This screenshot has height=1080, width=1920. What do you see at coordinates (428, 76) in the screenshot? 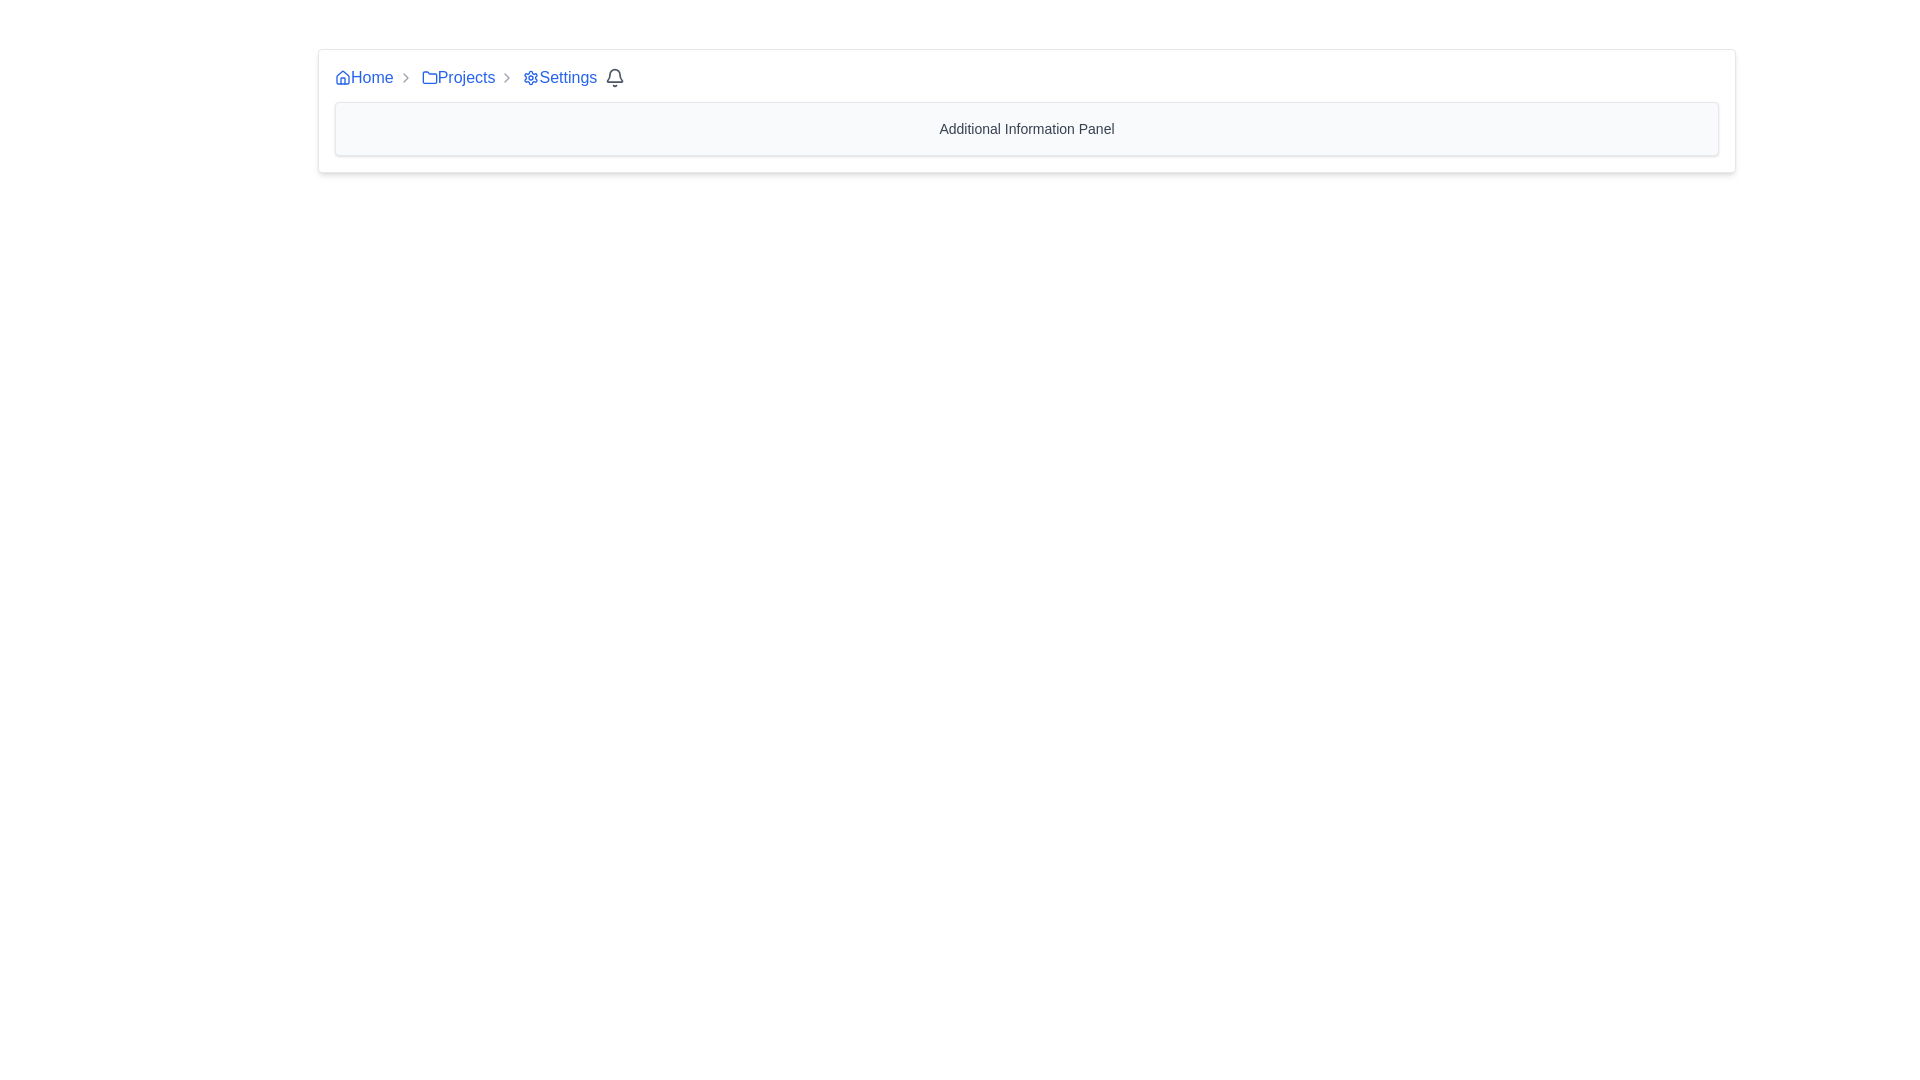
I see `the folder outline icon located in the top navigation bar, positioned between the 'Projects' breadcrumb link and 'Settings' icon` at bounding box center [428, 76].